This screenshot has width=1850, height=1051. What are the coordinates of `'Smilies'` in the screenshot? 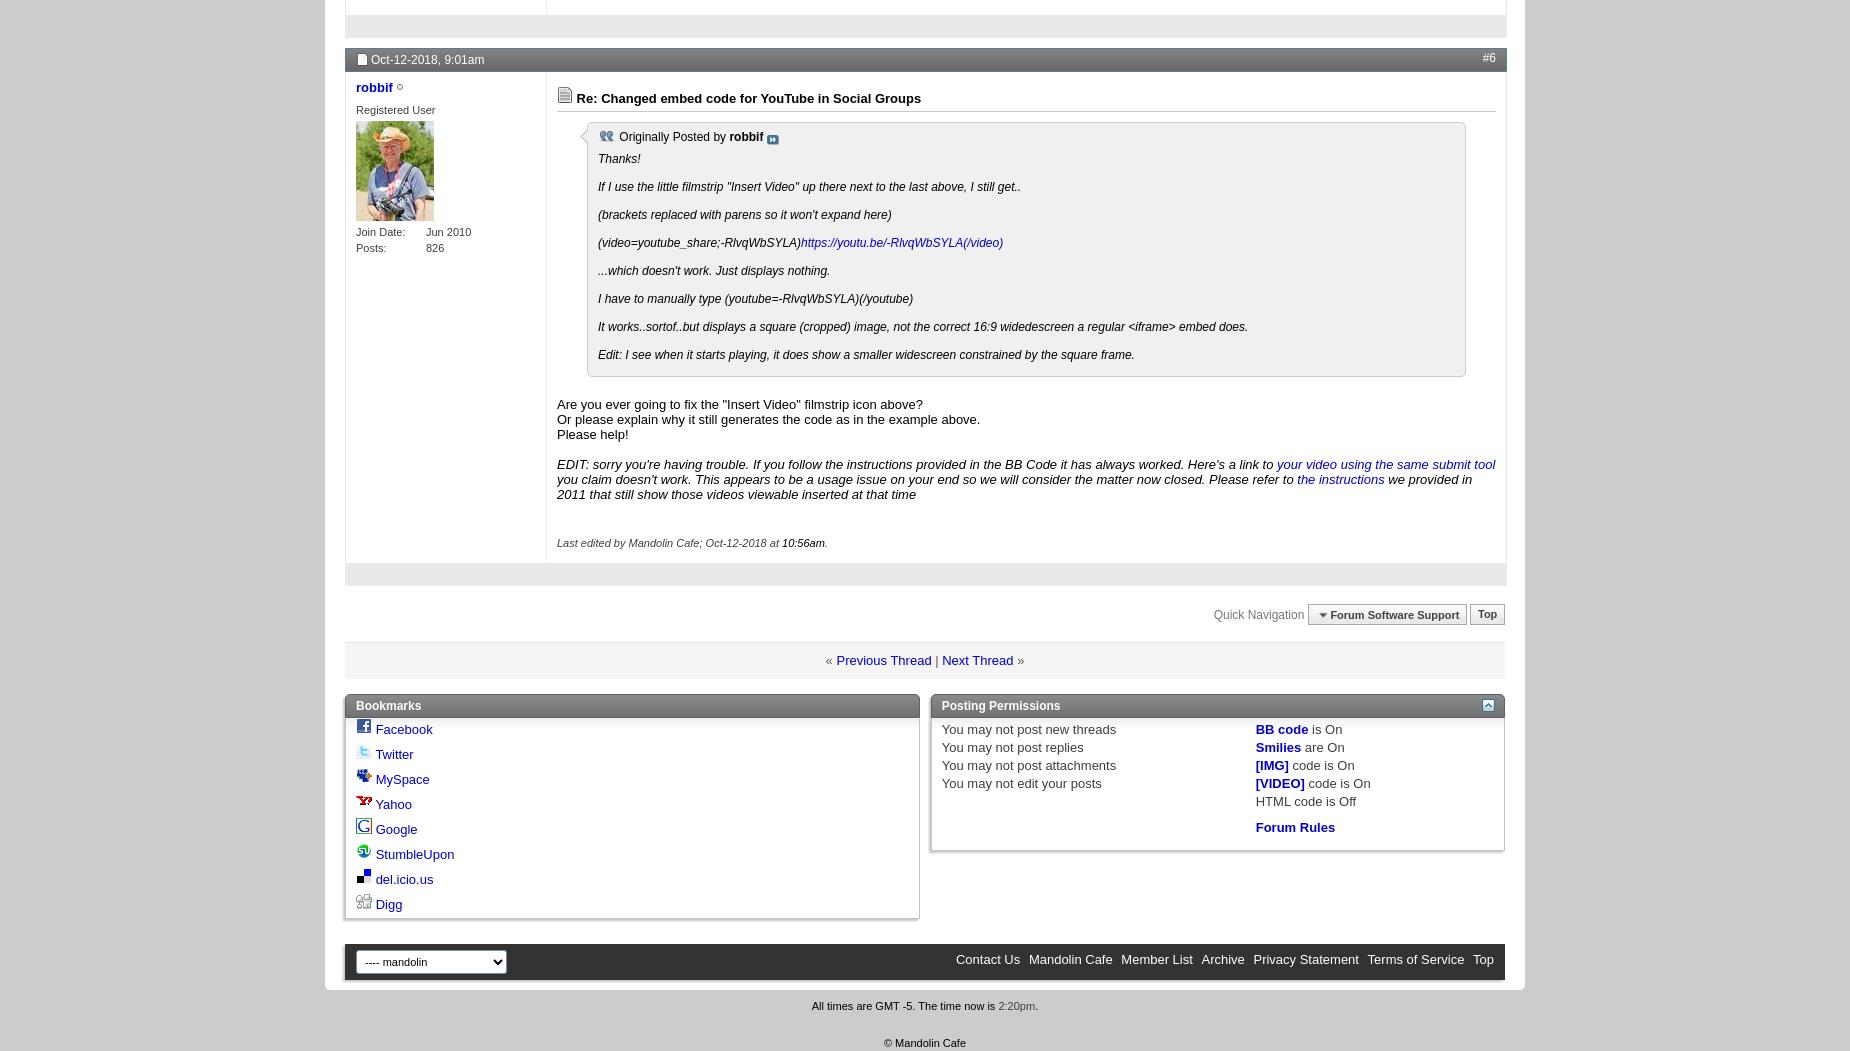 It's located at (1276, 747).